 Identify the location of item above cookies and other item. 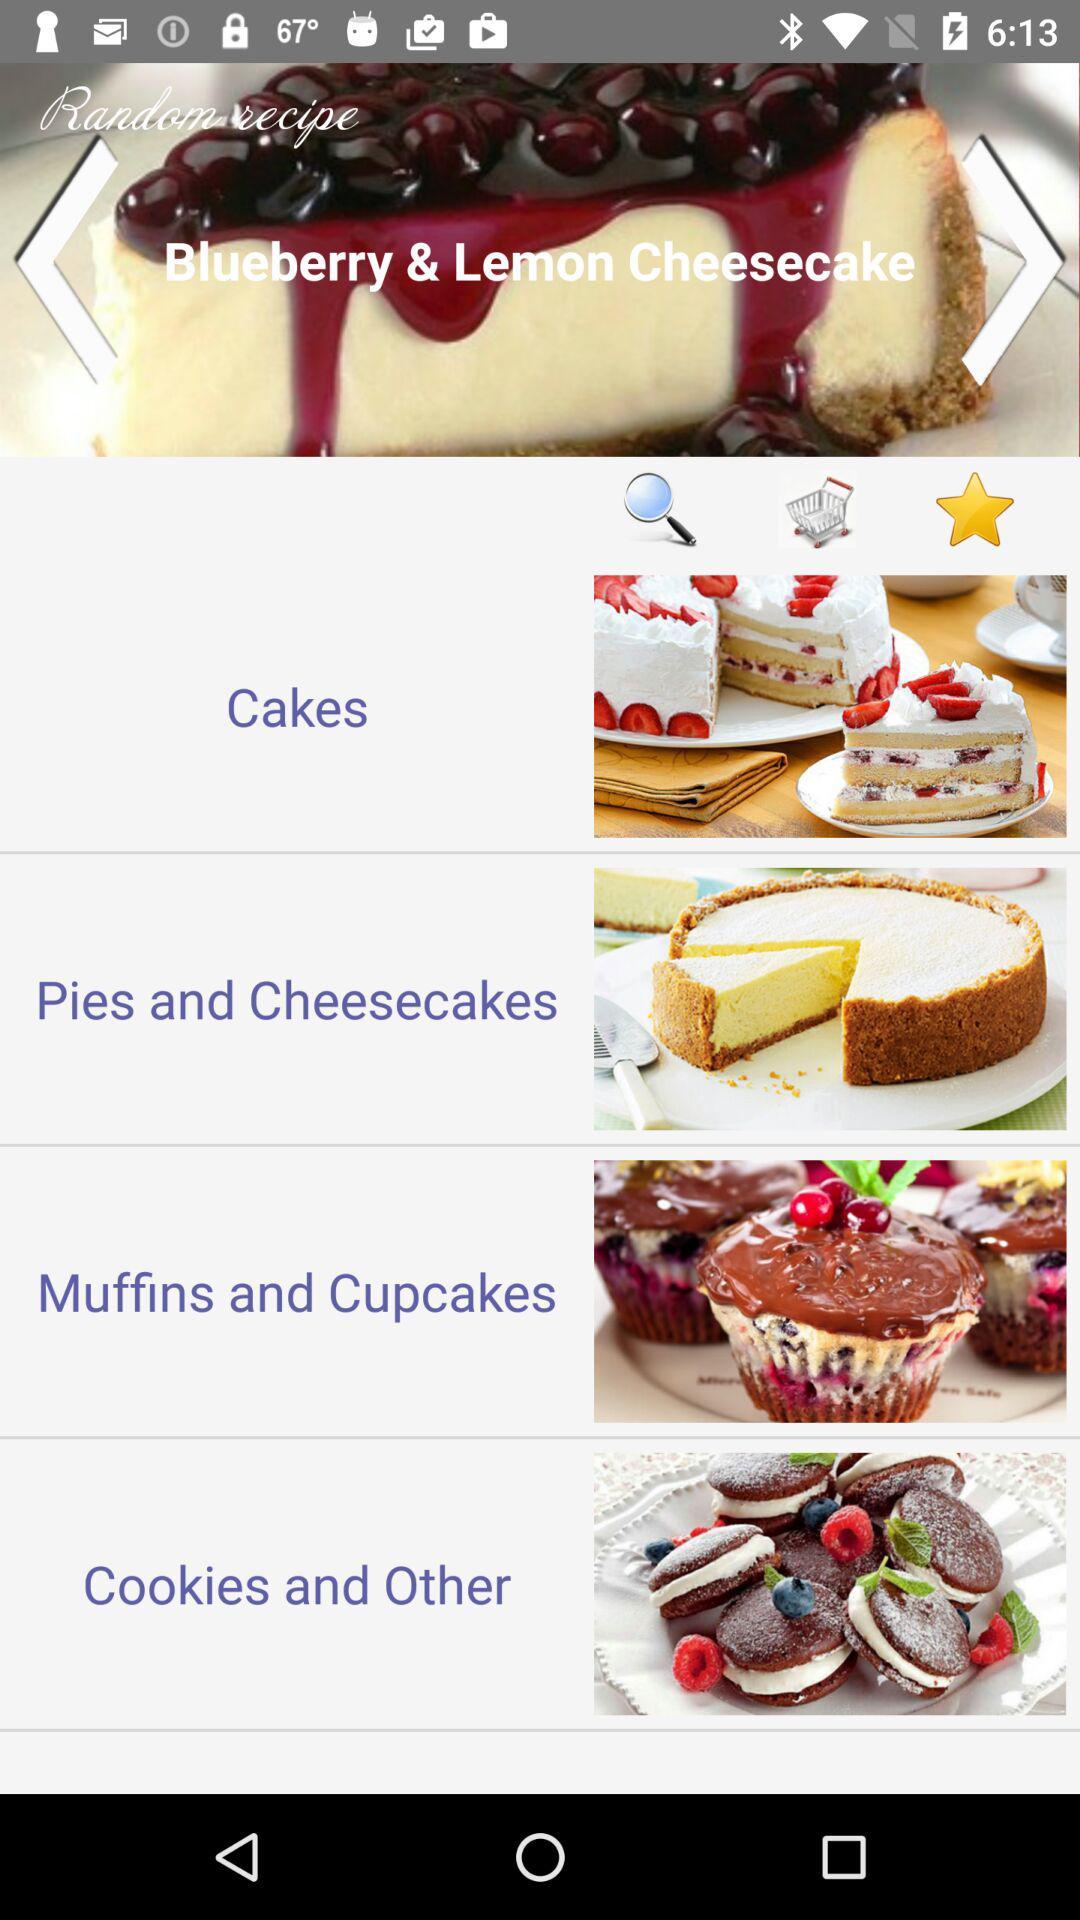
(297, 1291).